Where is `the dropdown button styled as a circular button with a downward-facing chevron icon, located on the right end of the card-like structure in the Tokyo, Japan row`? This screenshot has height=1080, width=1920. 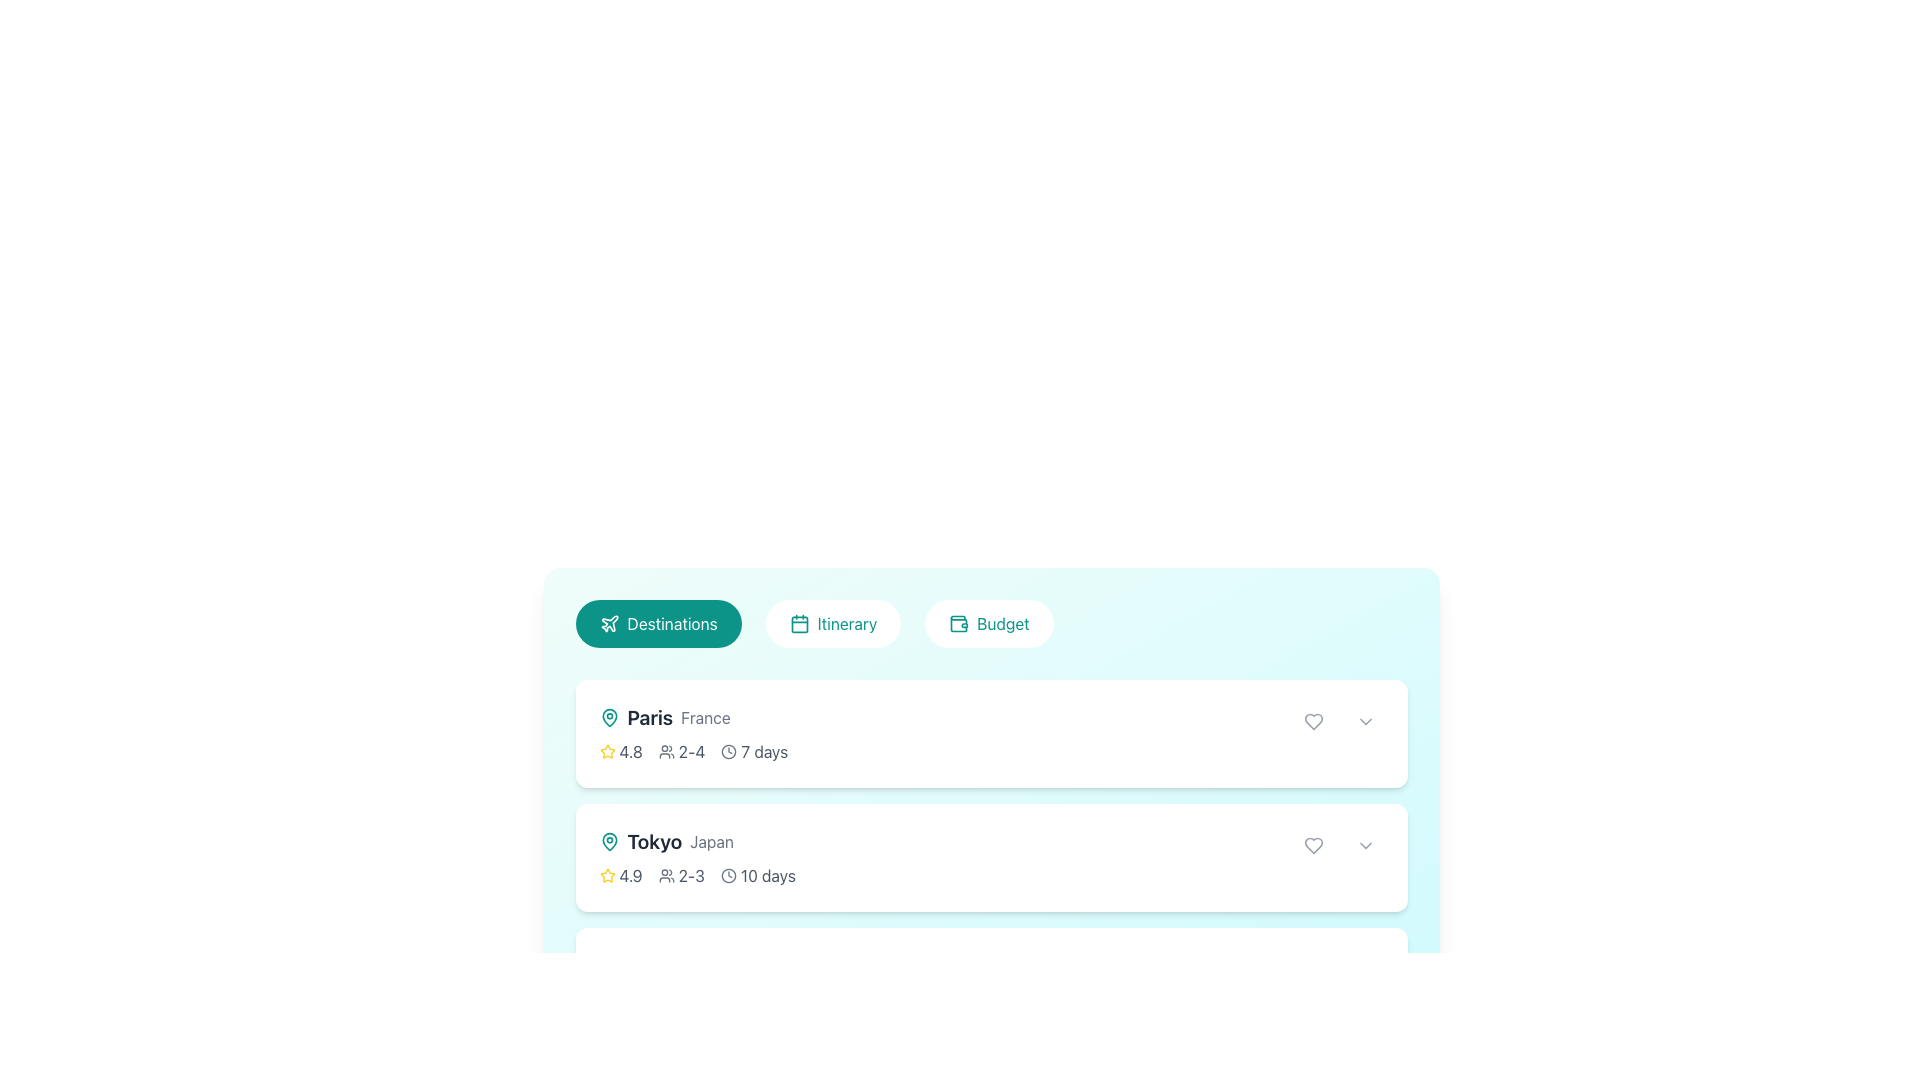 the dropdown button styled as a circular button with a downward-facing chevron icon, located on the right end of the card-like structure in the Tokyo, Japan row is located at coordinates (1364, 845).